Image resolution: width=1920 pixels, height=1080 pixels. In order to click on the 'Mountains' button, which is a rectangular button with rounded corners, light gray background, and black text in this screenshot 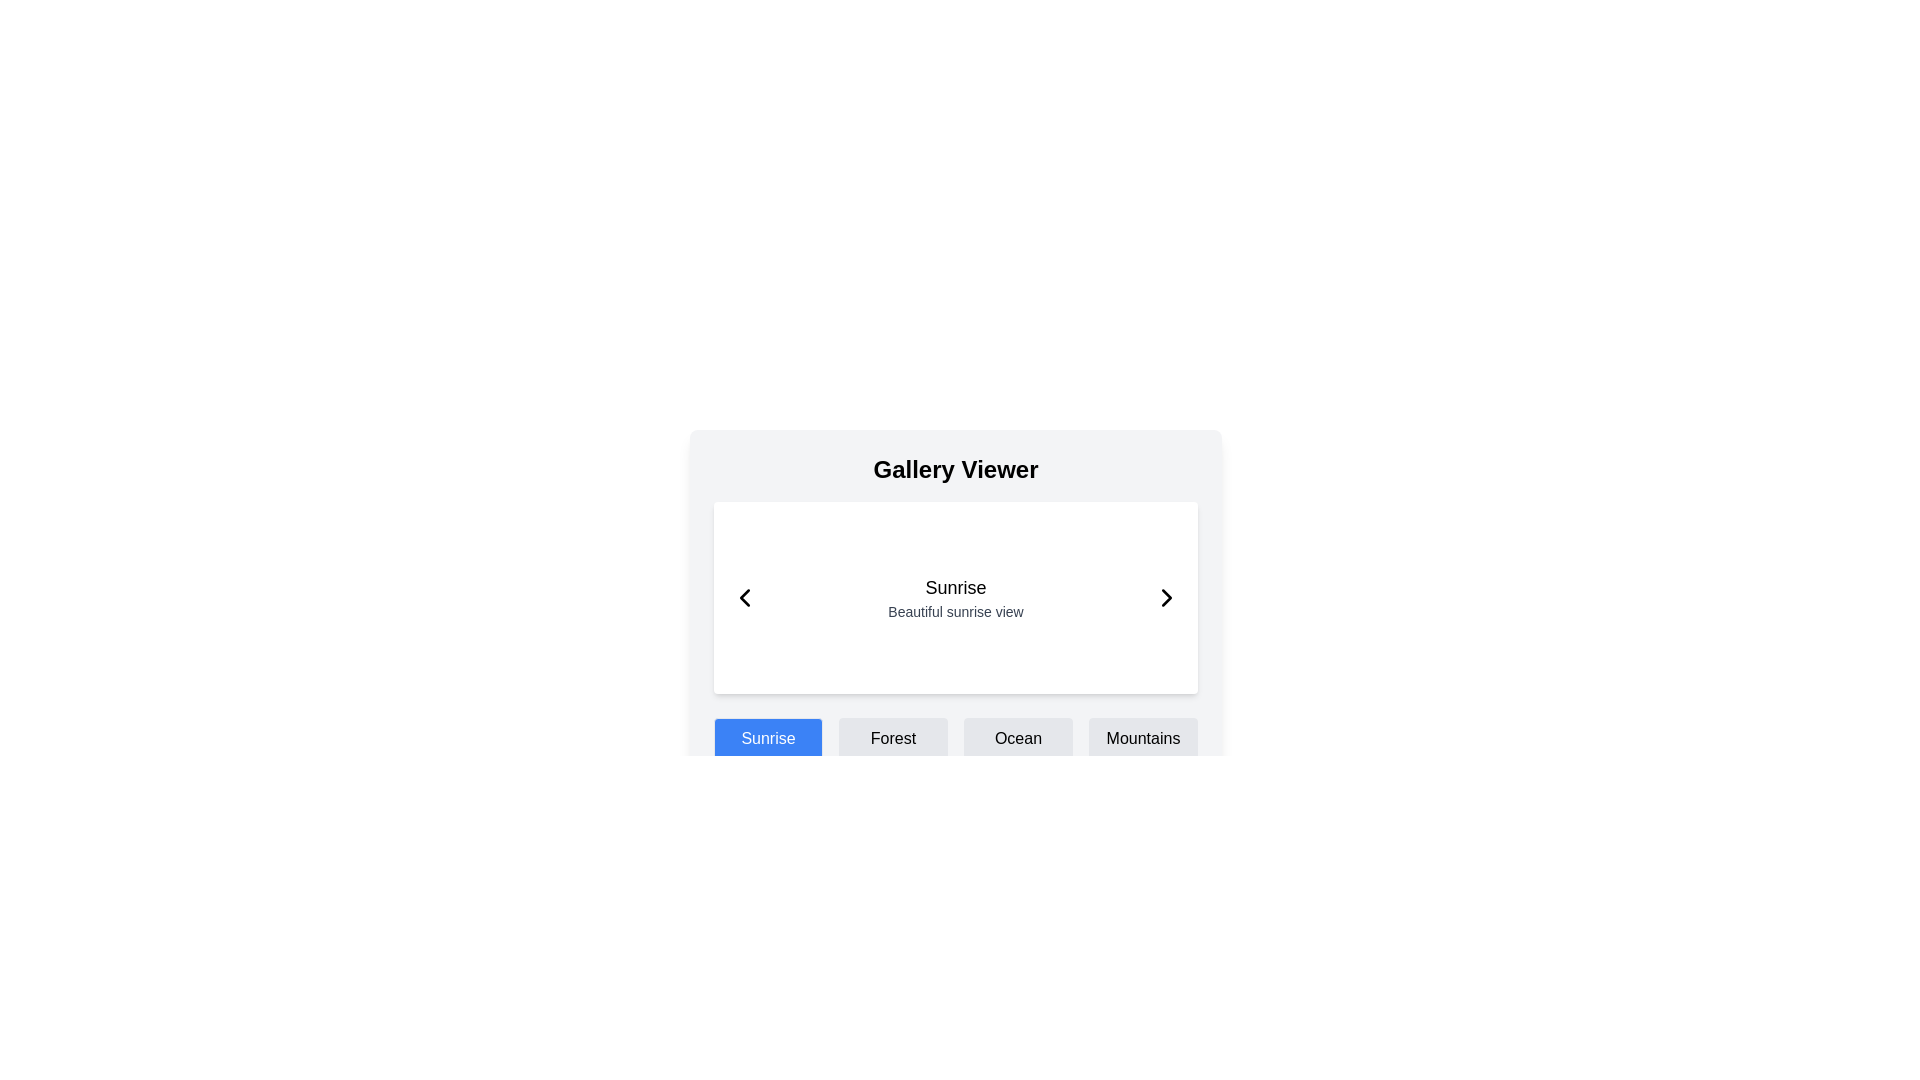, I will do `click(1143, 739)`.